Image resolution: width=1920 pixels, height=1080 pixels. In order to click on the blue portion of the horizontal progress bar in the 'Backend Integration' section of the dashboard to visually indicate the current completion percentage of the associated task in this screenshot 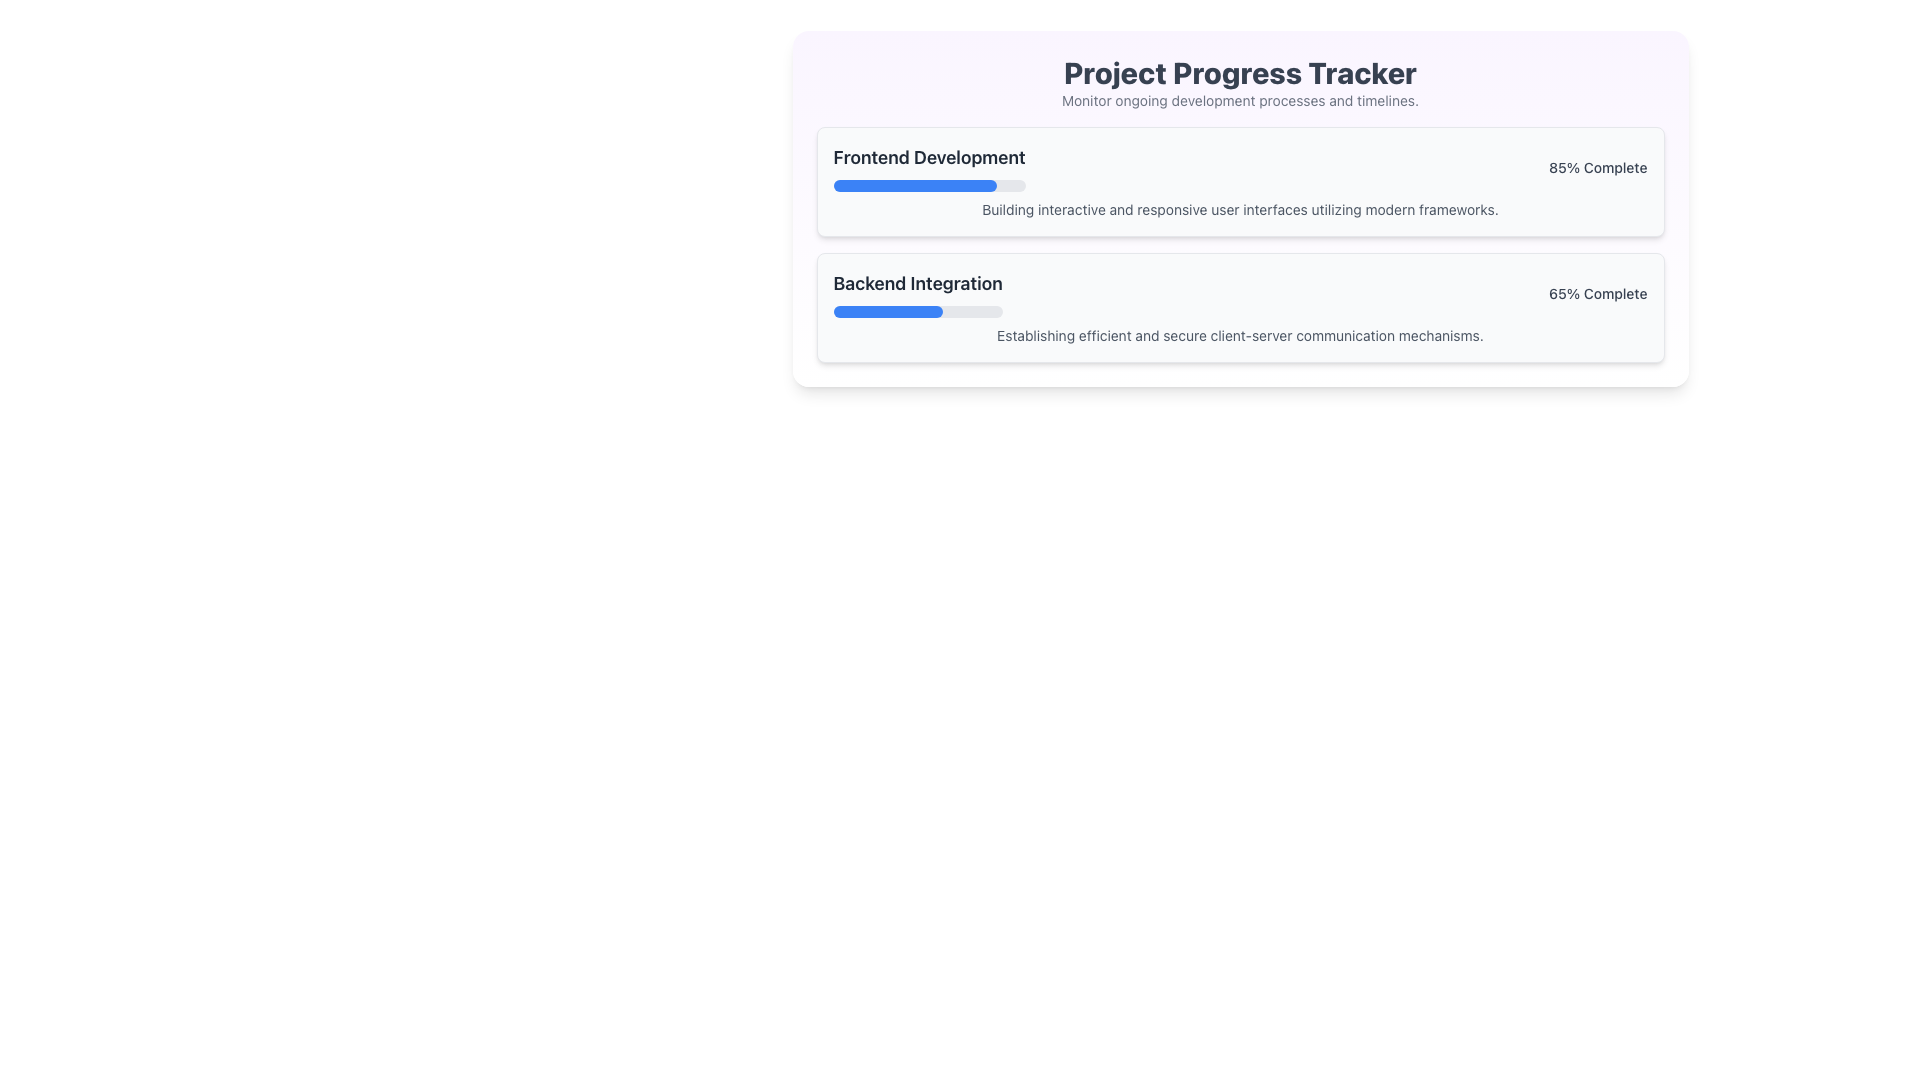, I will do `click(887, 312)`.